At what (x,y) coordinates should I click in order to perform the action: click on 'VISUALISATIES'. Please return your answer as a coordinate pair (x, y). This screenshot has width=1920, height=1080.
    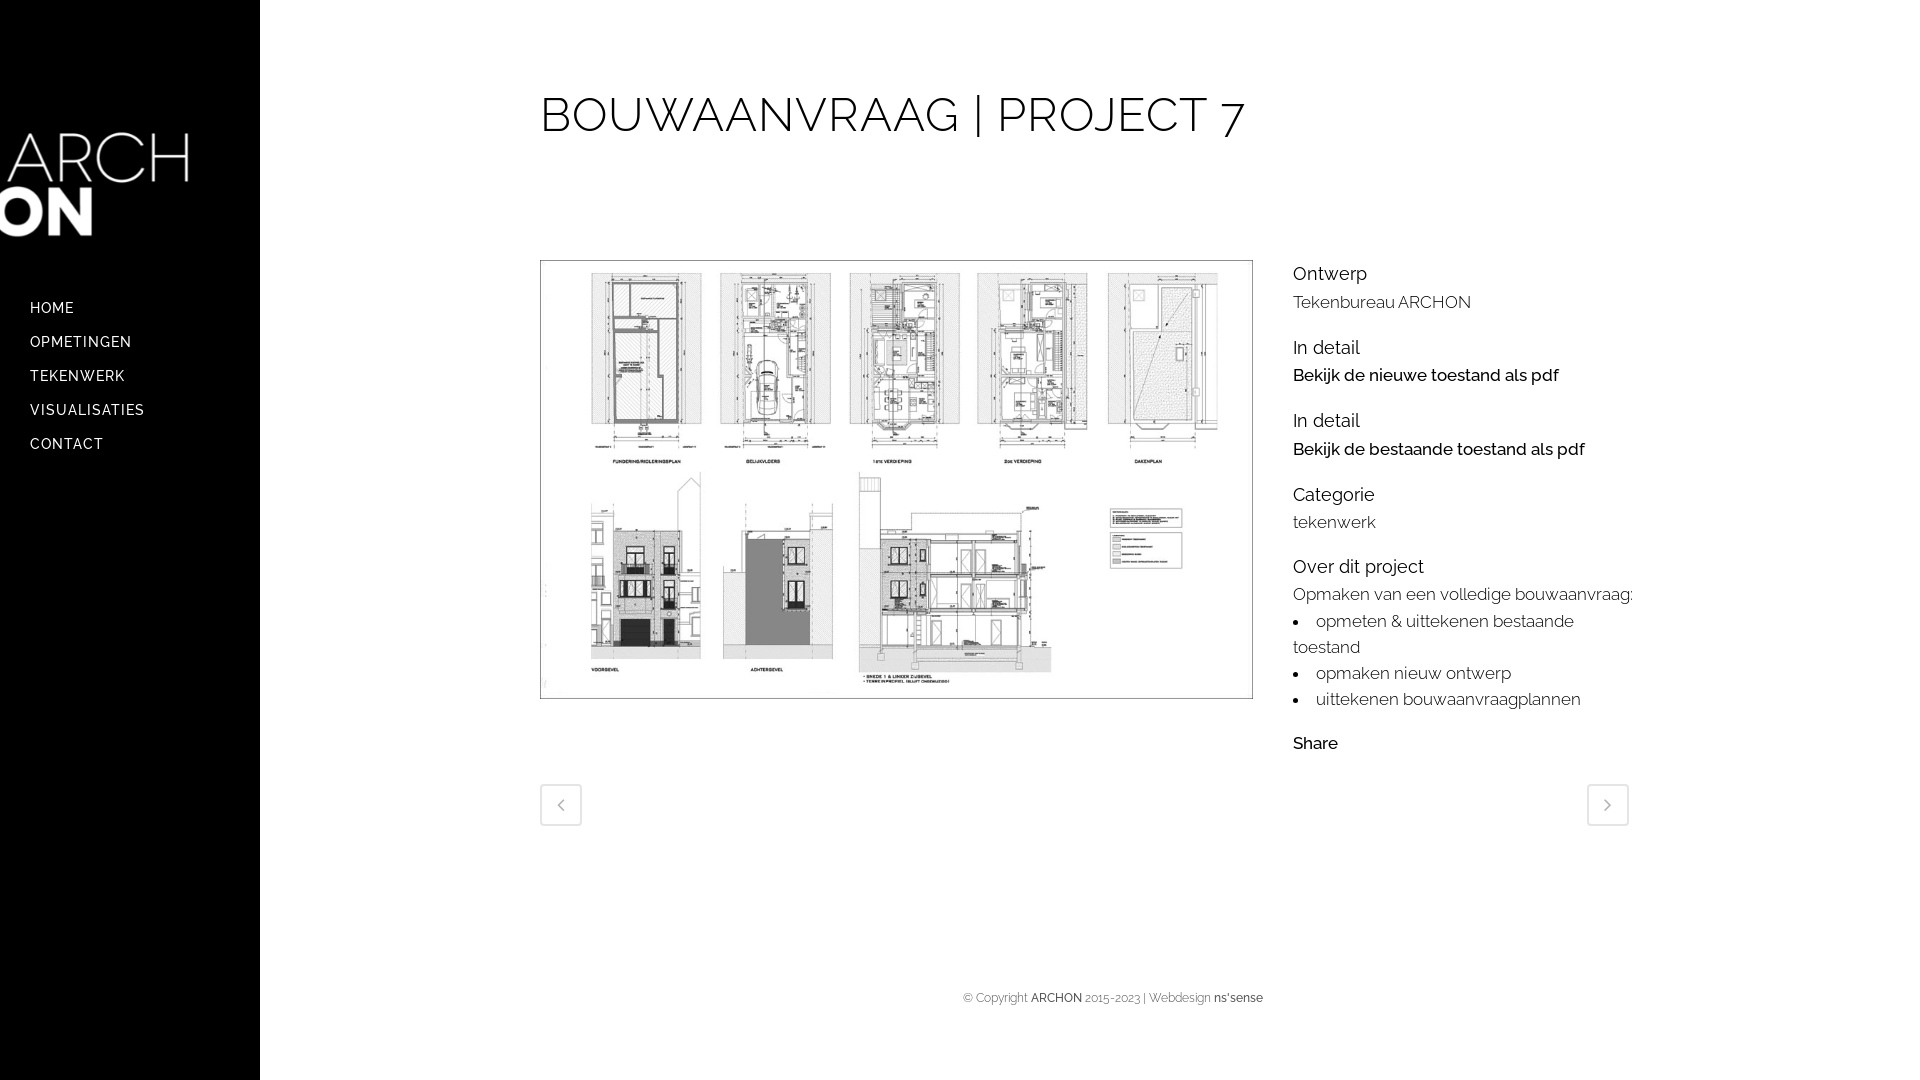
    Looking at the image, I should click on (29, 408).